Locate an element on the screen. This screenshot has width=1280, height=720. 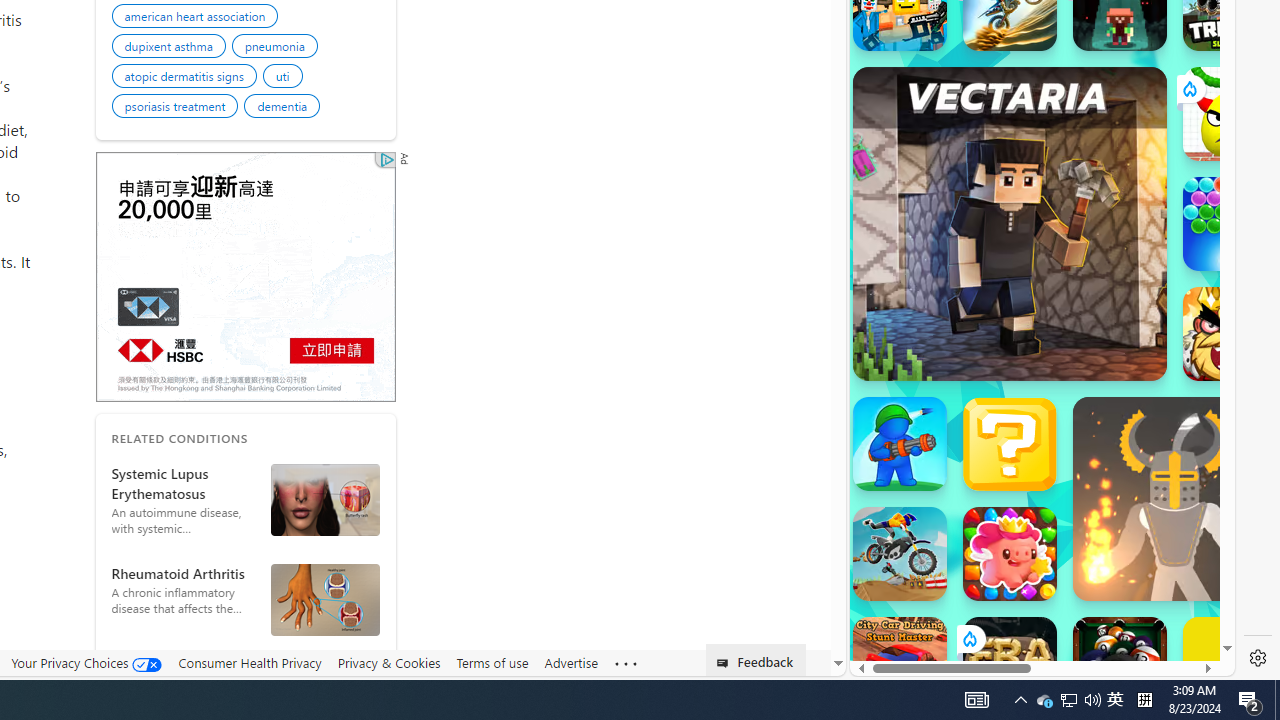
'Vectaria.io' is located at coordinates (1009, 223).